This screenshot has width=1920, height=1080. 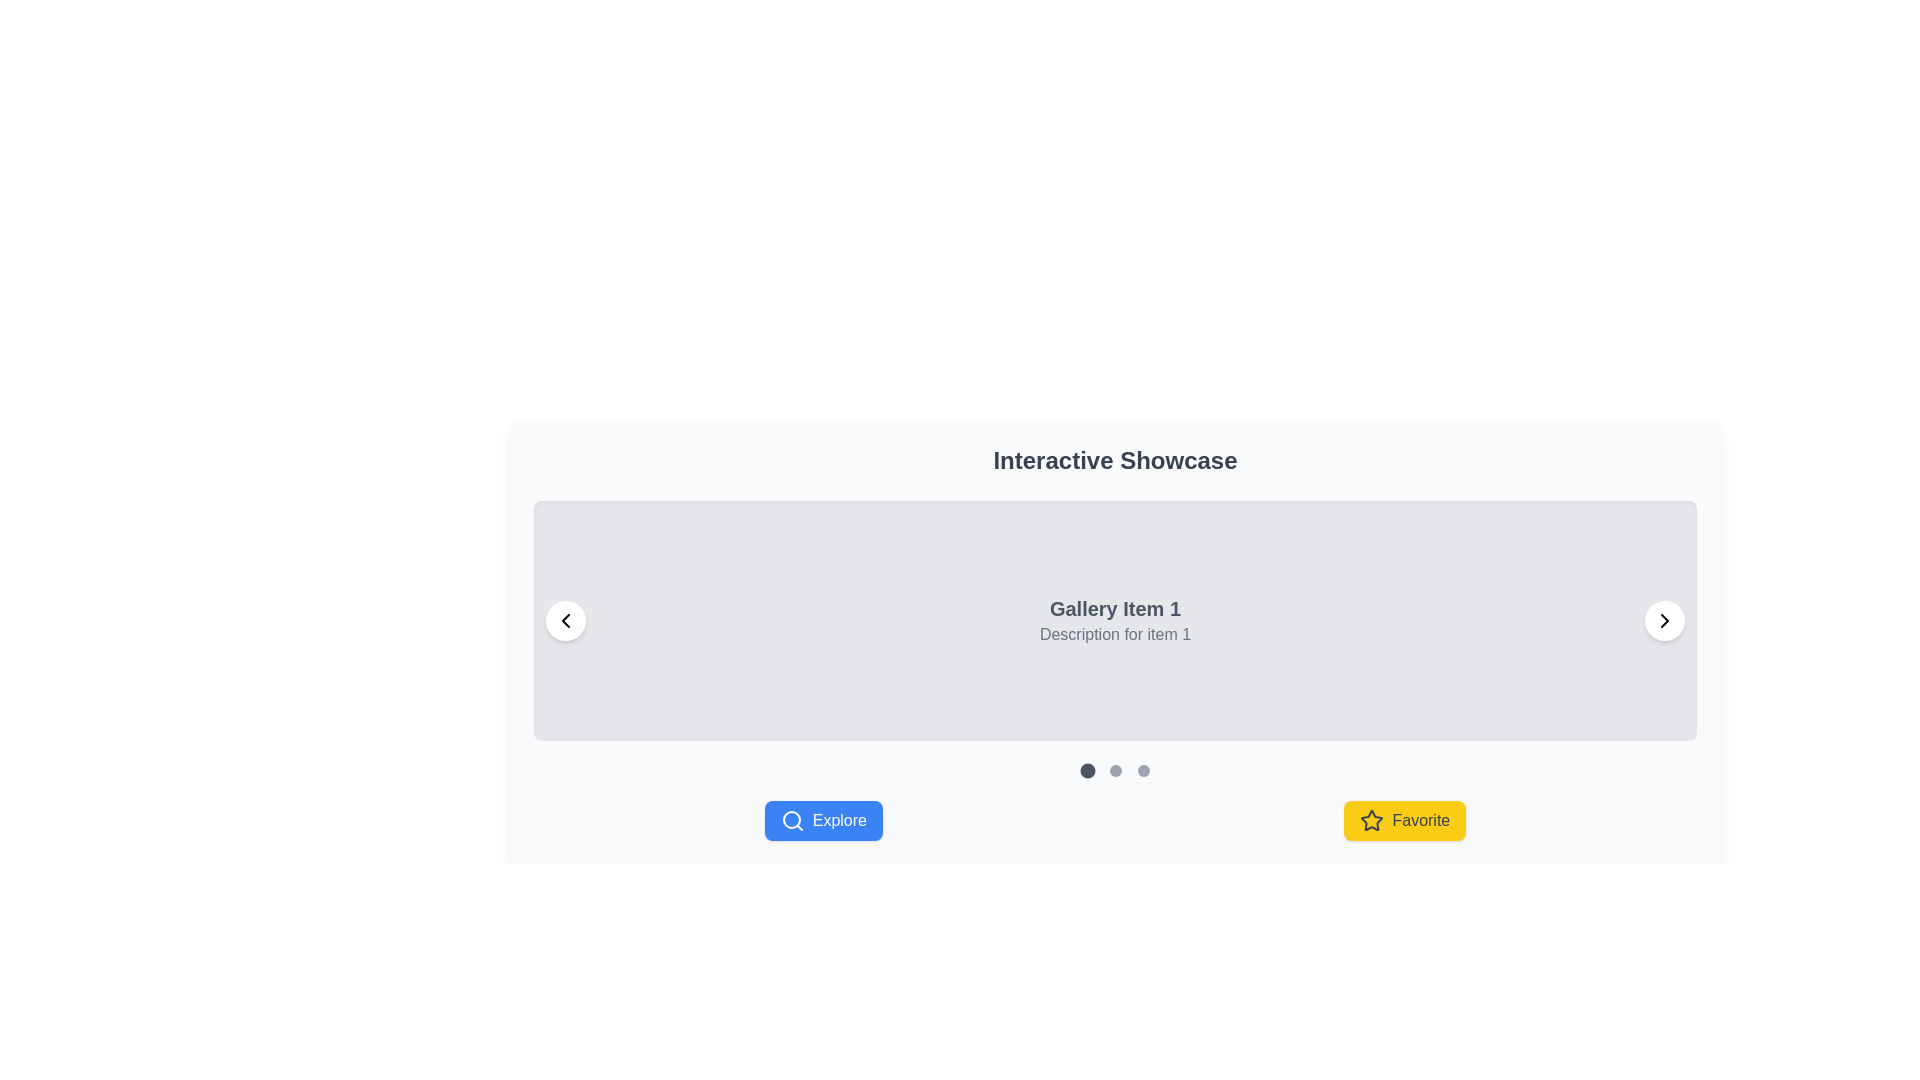 What do you see at coordinates (565, 620) in the screenshot?
I see `the left arrow-shaped icon located in the circular navigation button of the gallery carousel` at bounding box center [565, 620].